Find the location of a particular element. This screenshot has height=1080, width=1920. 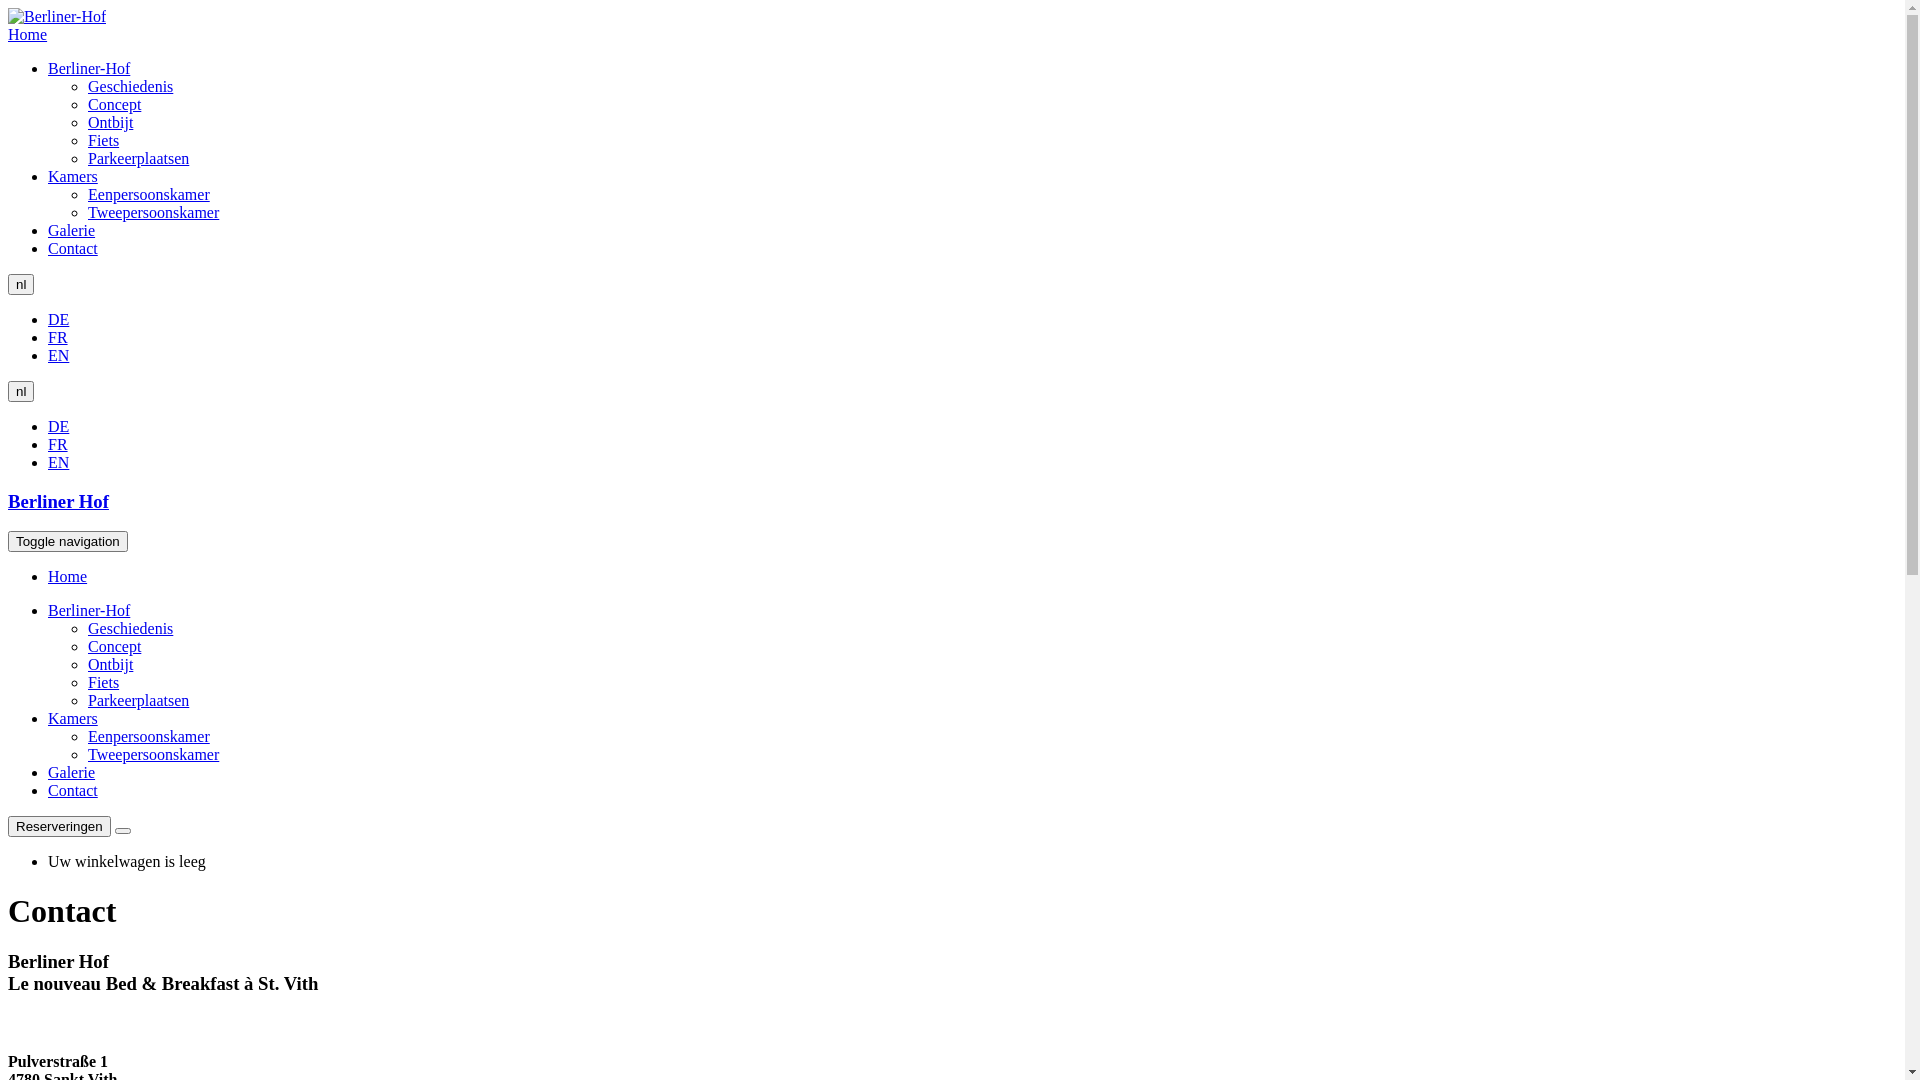

'Fiets' is located at coordinates (102, 681).